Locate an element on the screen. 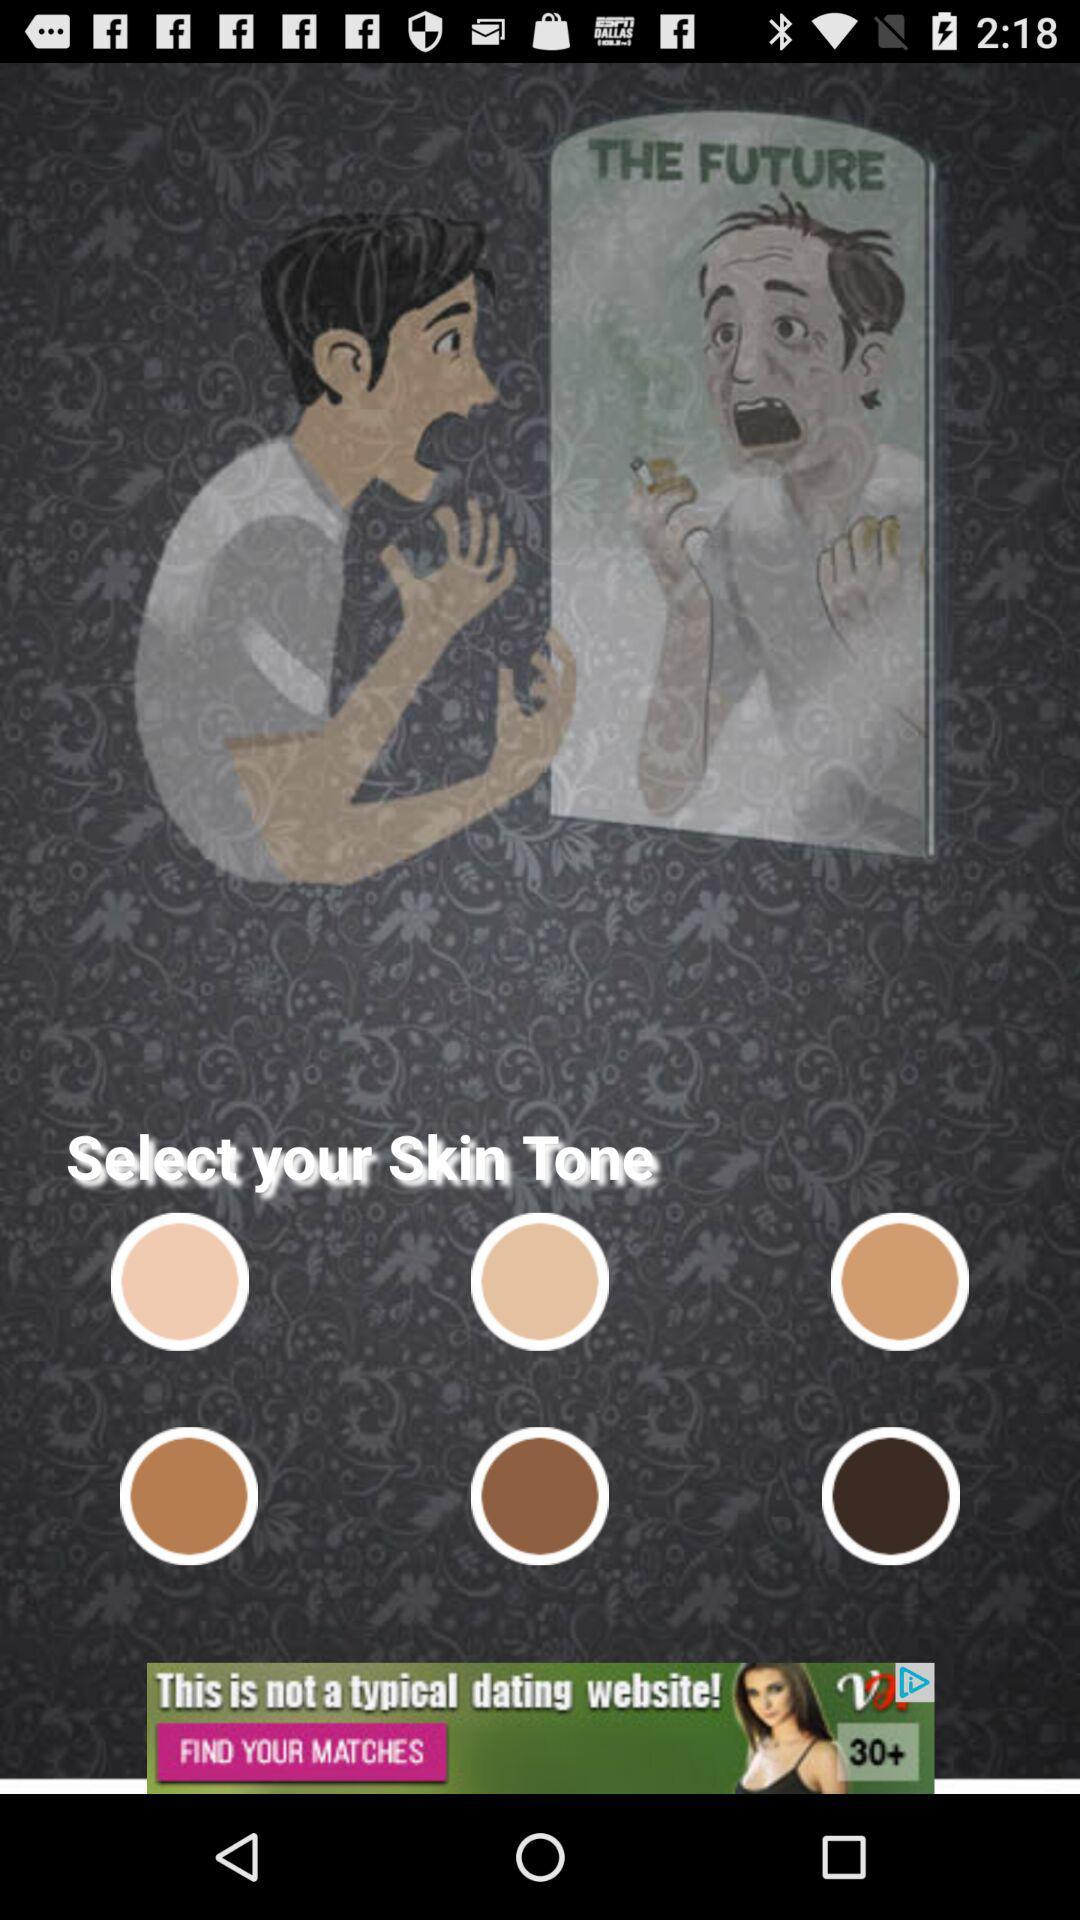  skin tone option is located at coordinates (890, 1496).